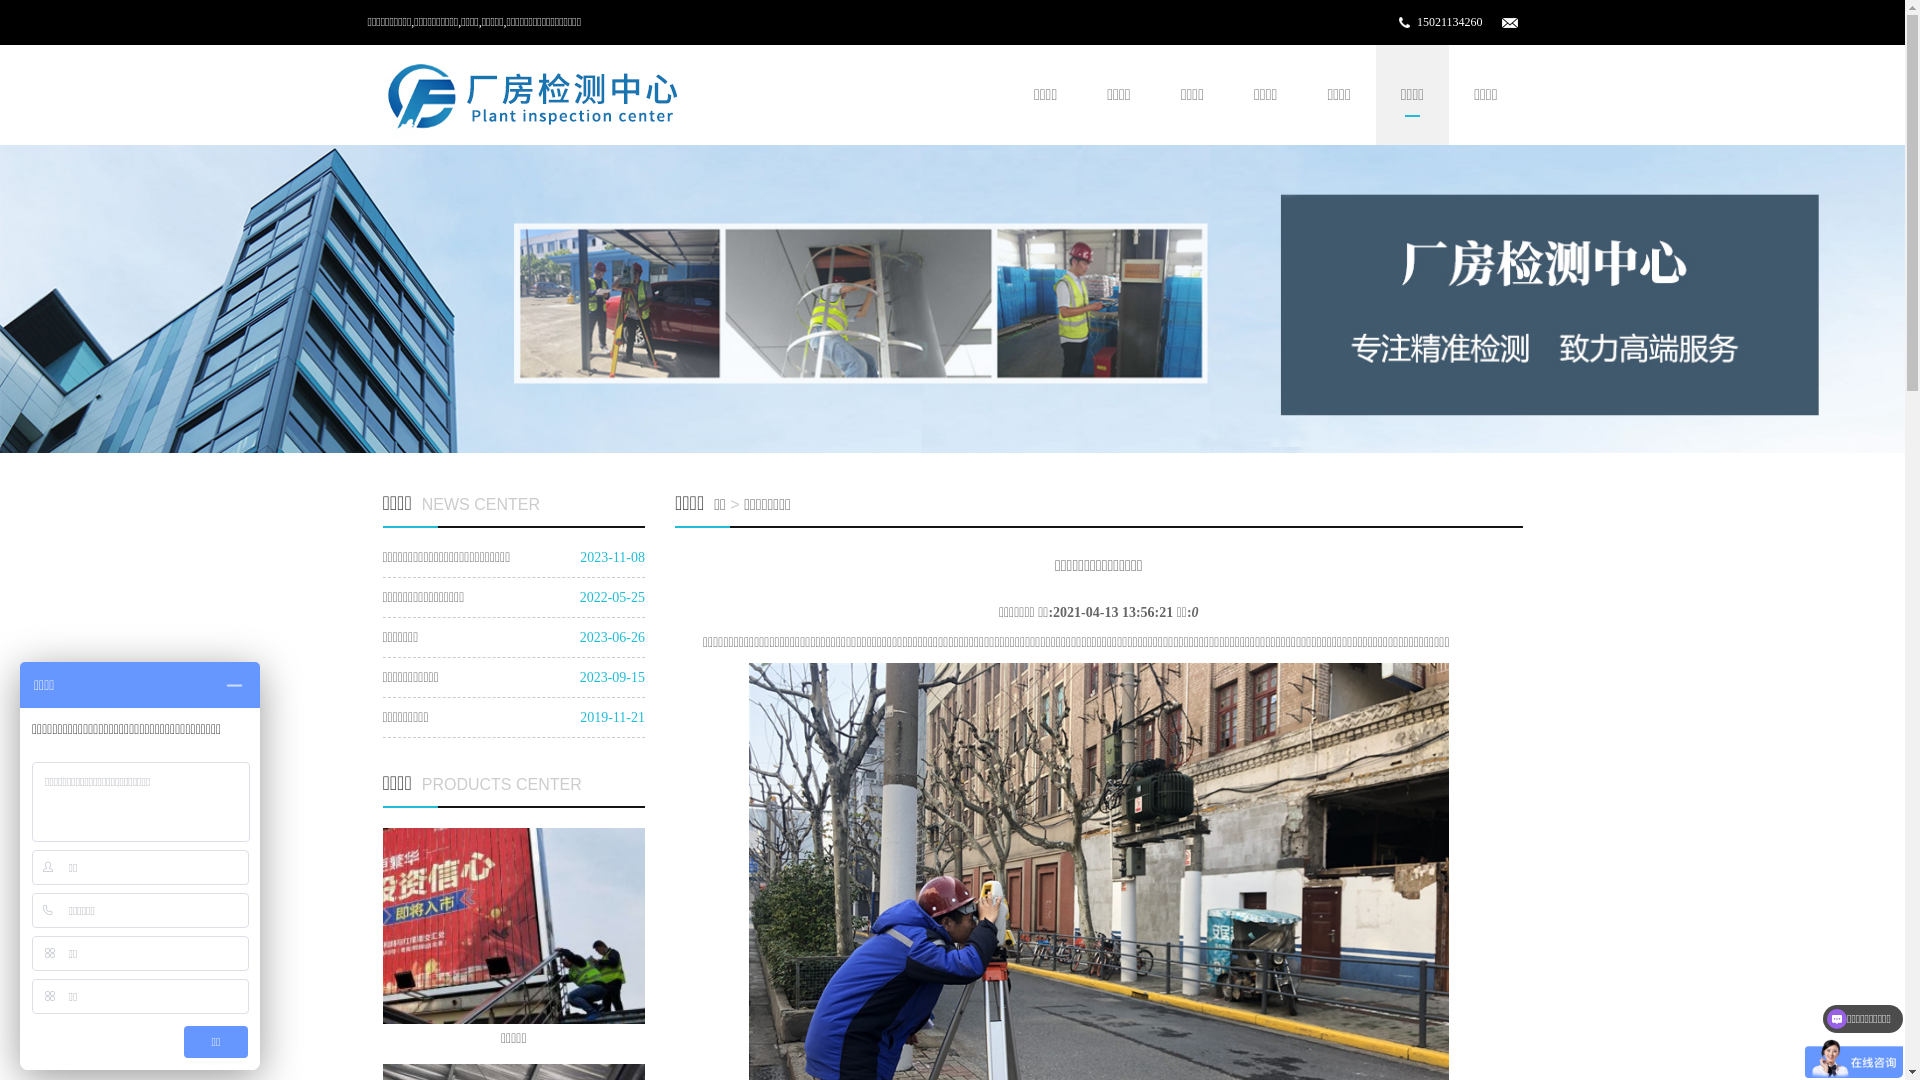 The image size is (1920, 1080). What do you see at coordinates (1449, 22) in the screenshot?
I see `'15021134260'` at bounding box center [1449, 22].